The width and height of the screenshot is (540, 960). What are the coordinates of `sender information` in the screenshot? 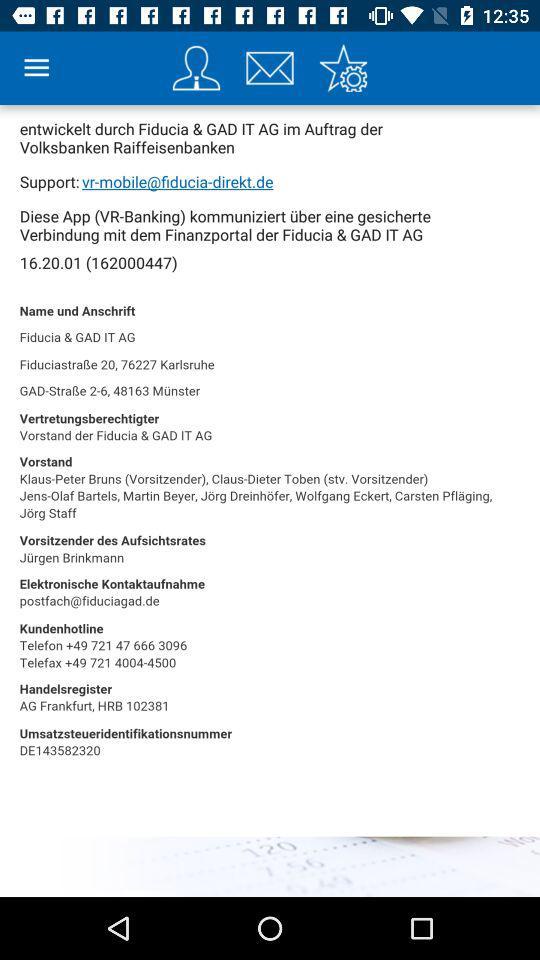 It's located at (196, 68).